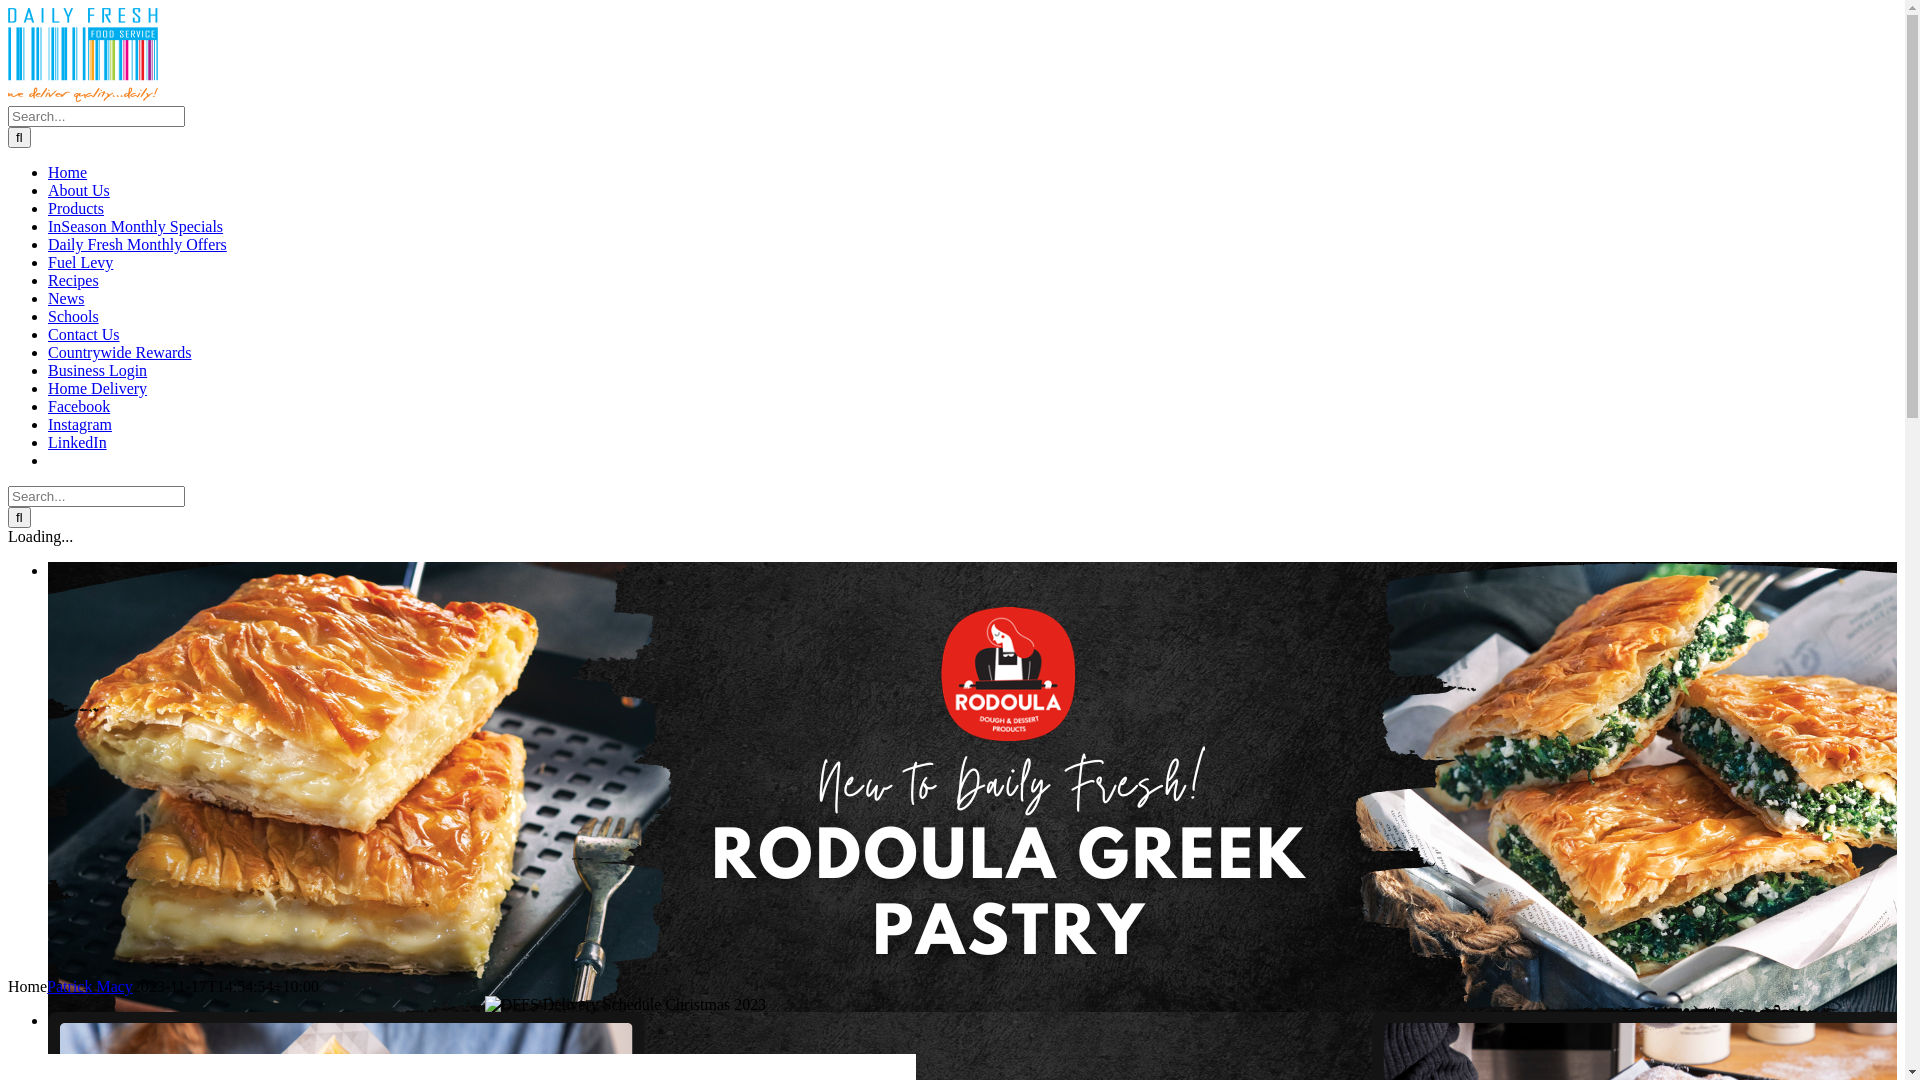  What do you see at coordinates (82, 333) in the screenshot?
I see `'Contact Us'` at bounding box center [82, 333].